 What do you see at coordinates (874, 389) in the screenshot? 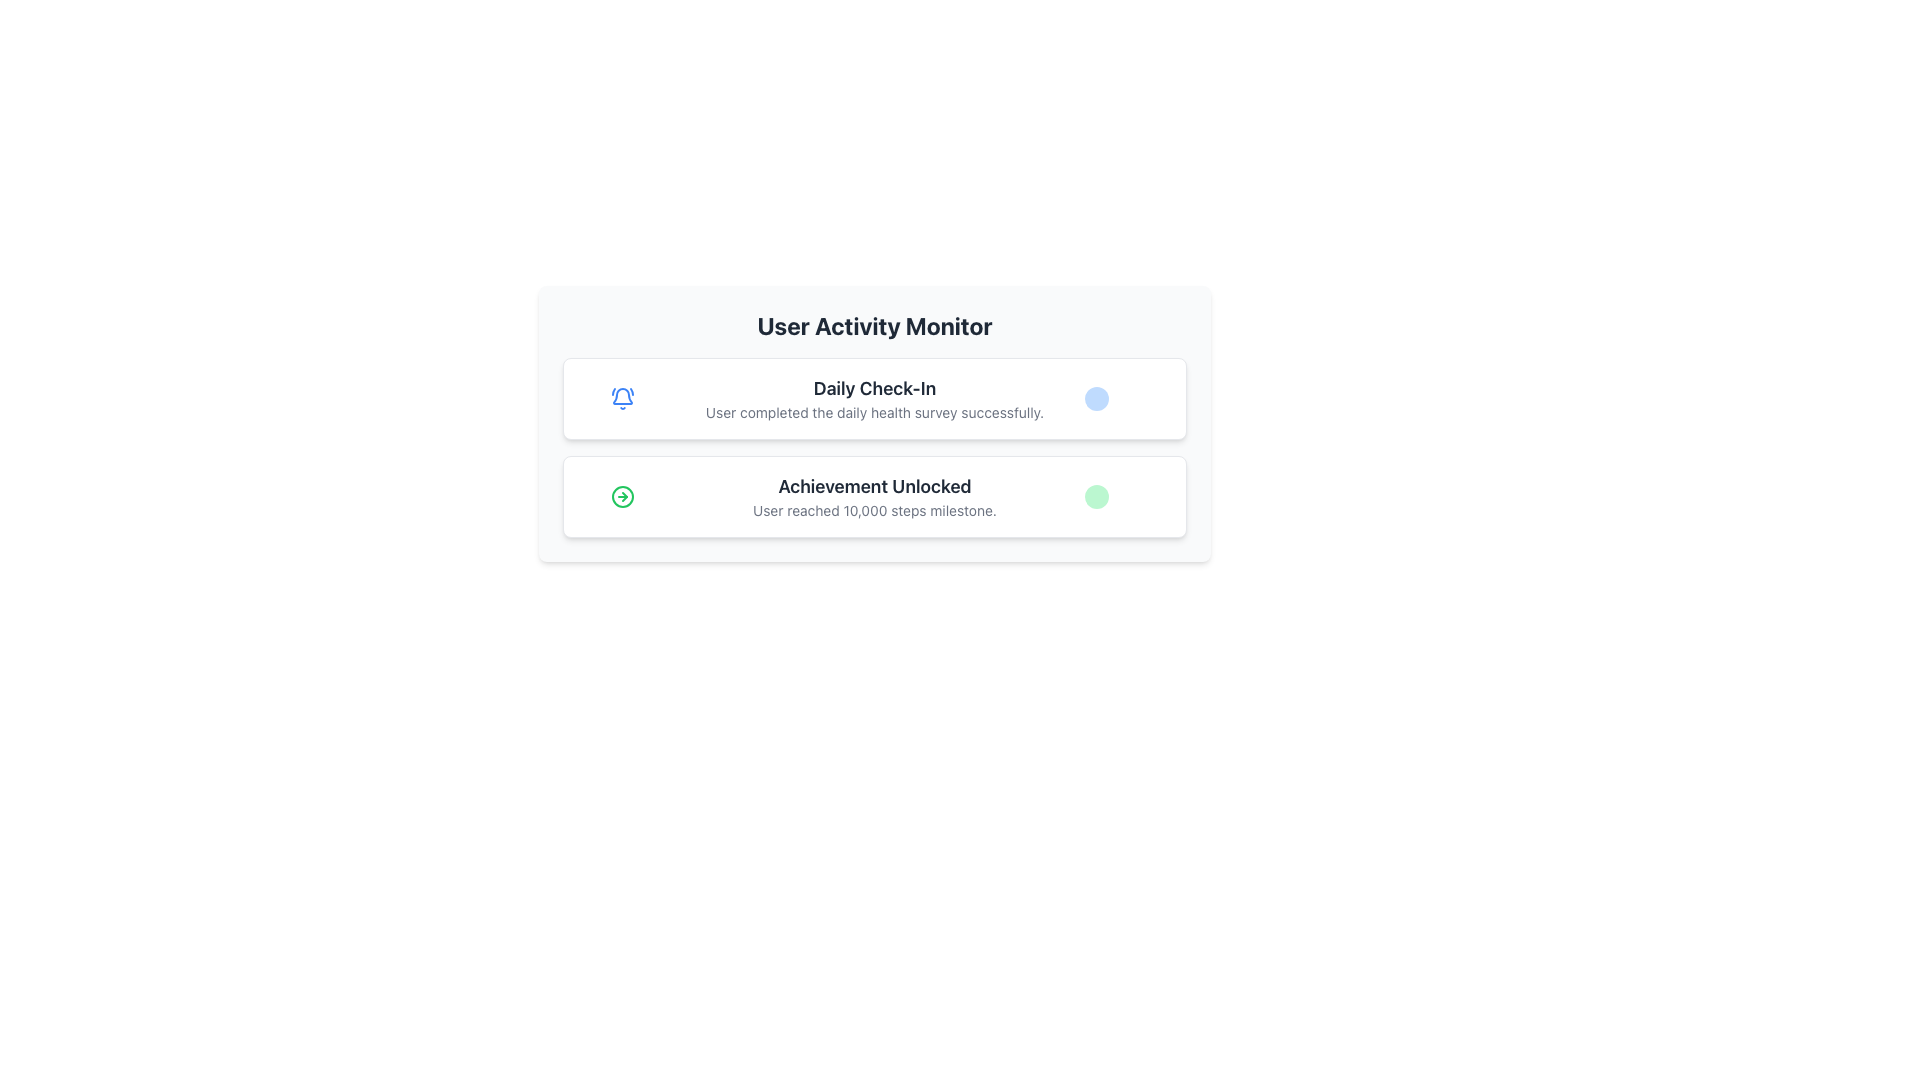
I see `text label that serves as the header for the daily check-in summary, which is centrally aligned above the content indicating the user's completion of the daily health survey` at bounding box center [874, 389].